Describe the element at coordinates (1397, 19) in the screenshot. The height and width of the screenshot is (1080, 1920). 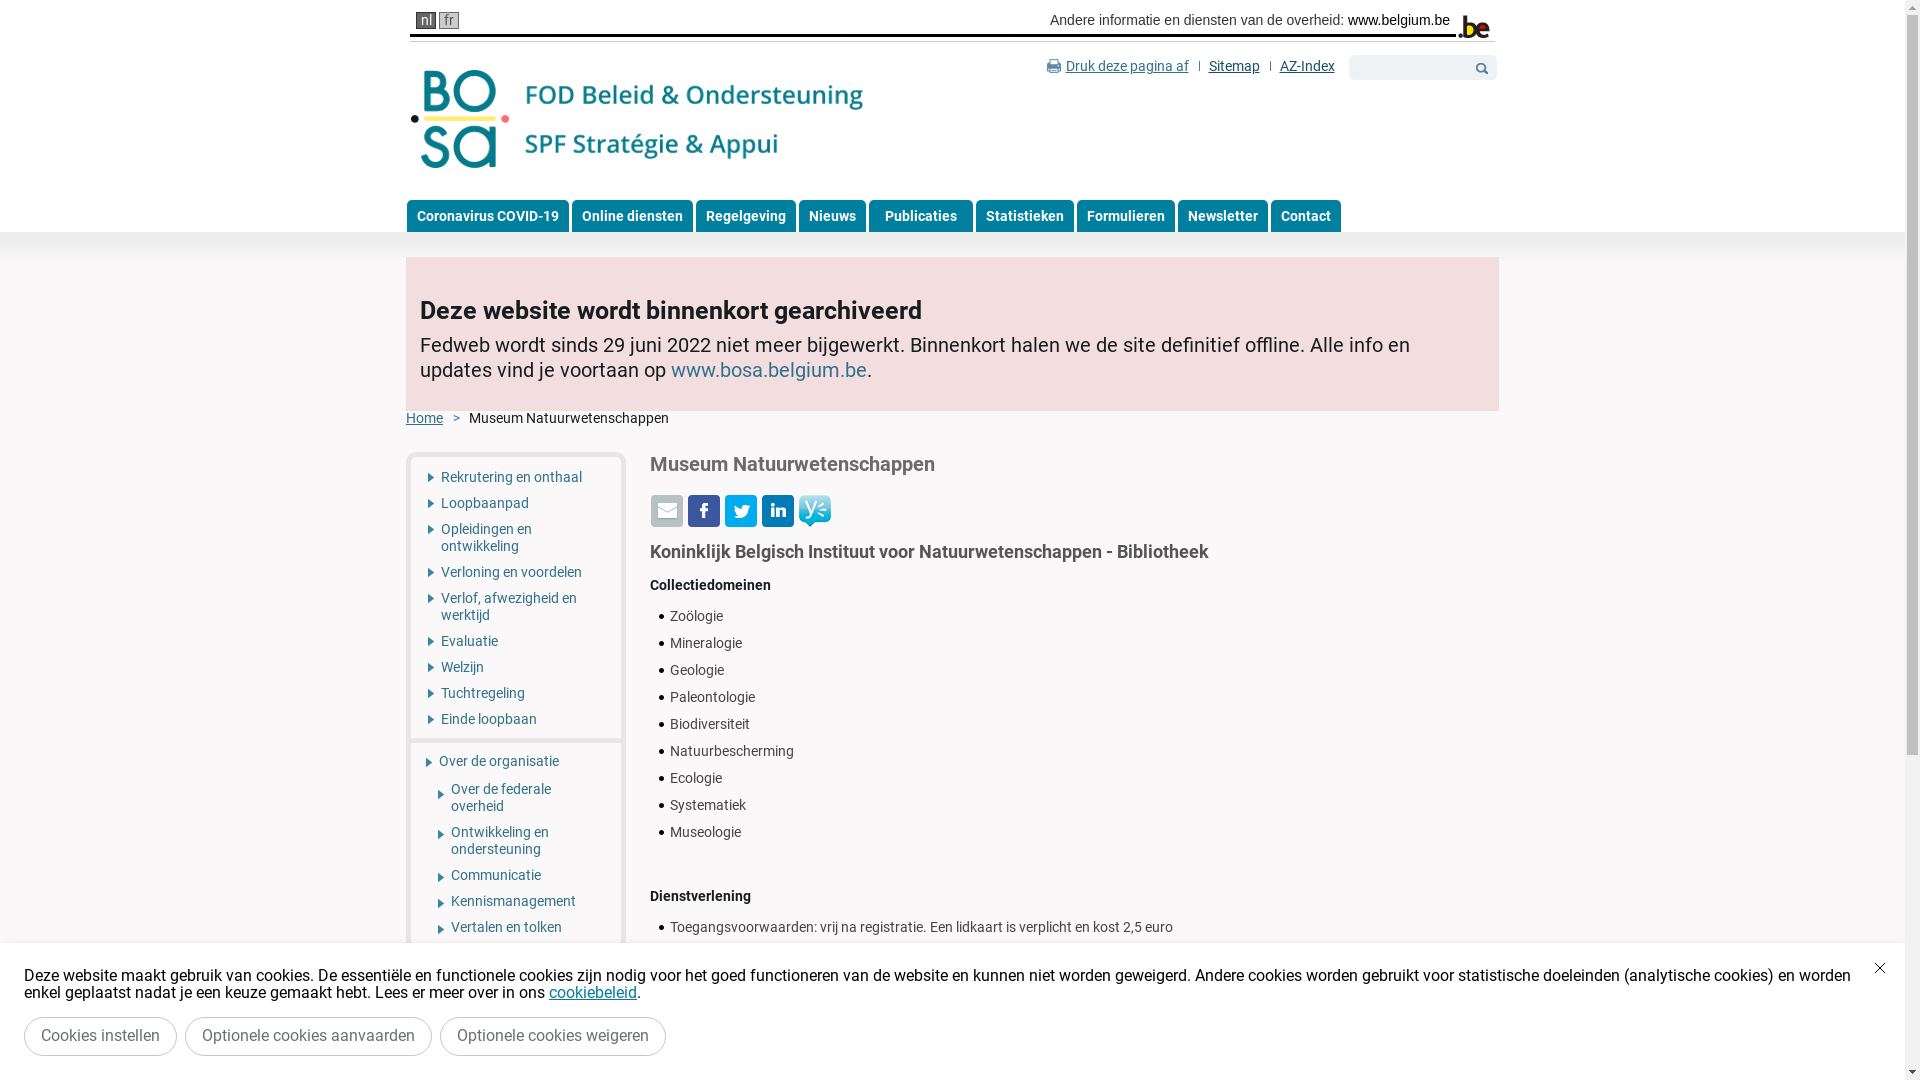
I see `'www.belgium.be'` at that location.